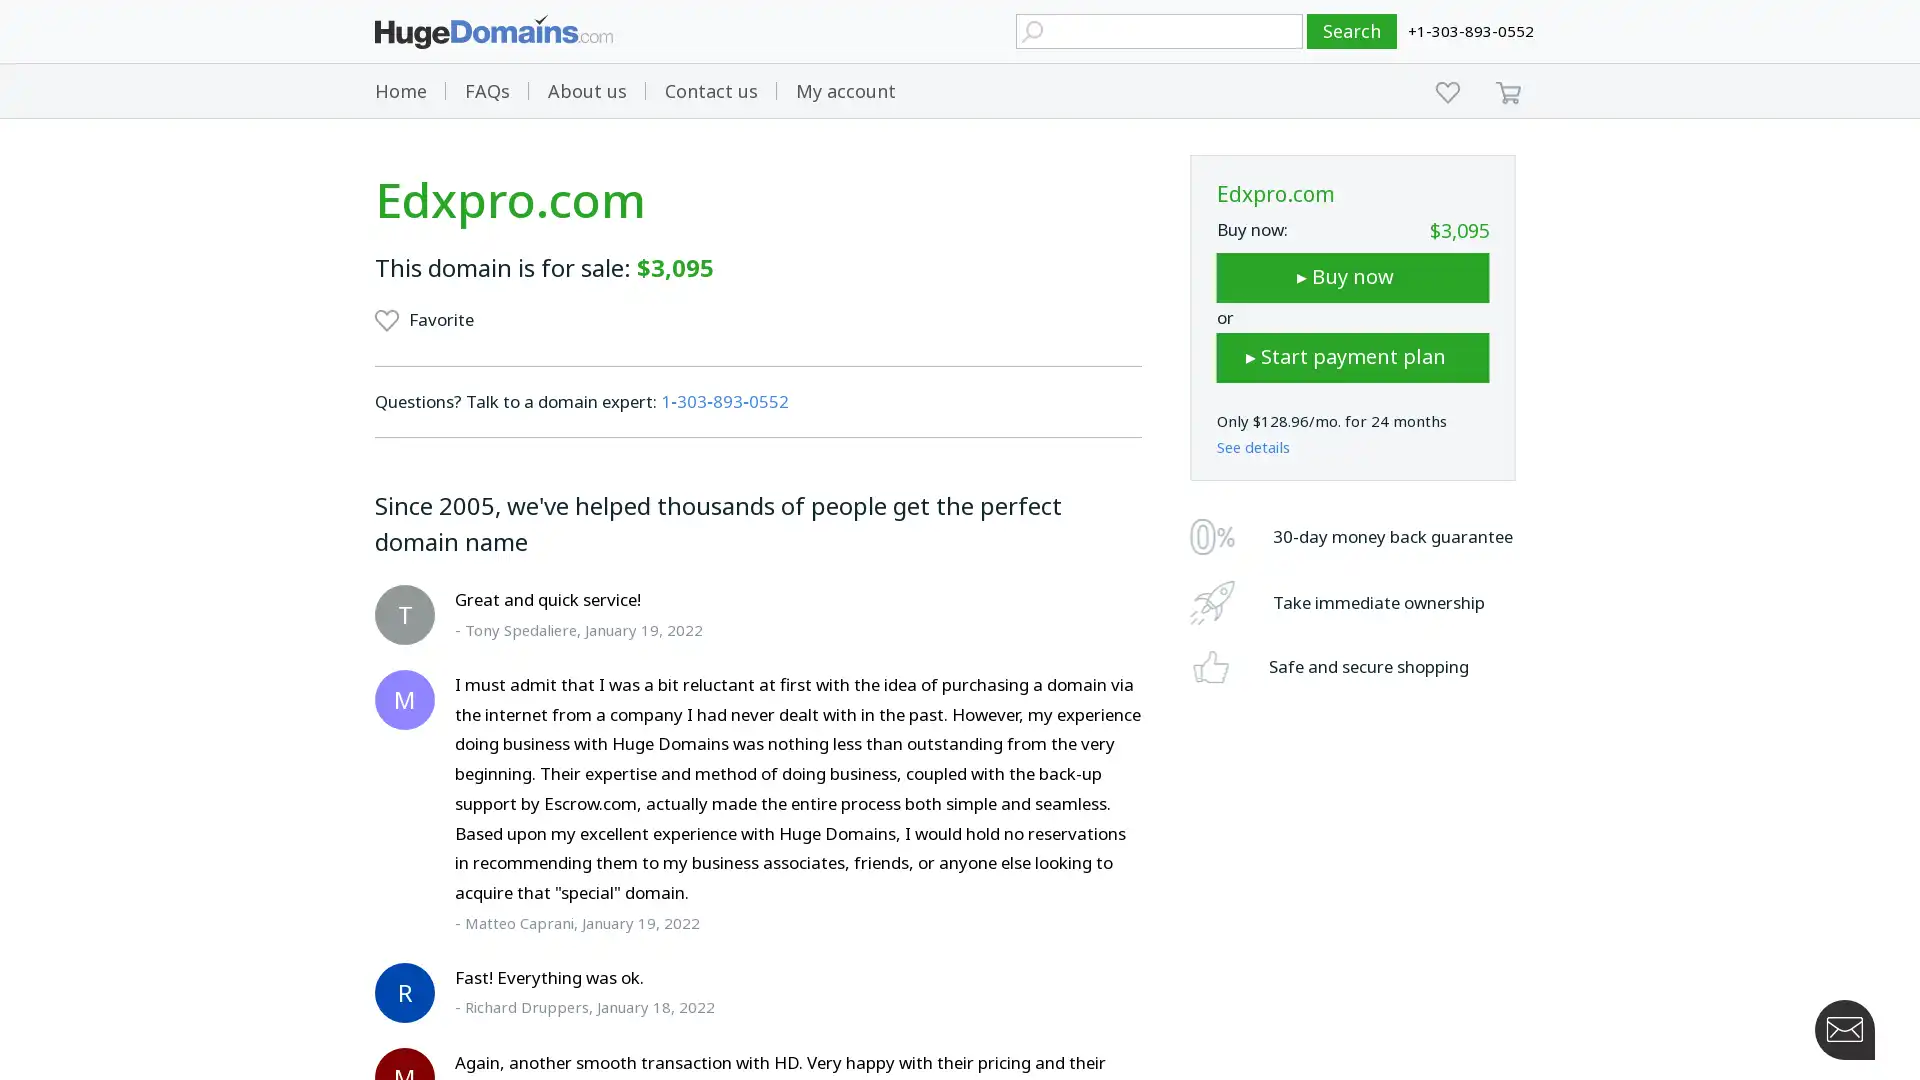 This screenshot has width=1920, height=1080. Describe the element at coordinates (1352, 31) in the screenshot. I see `Search` at that location.